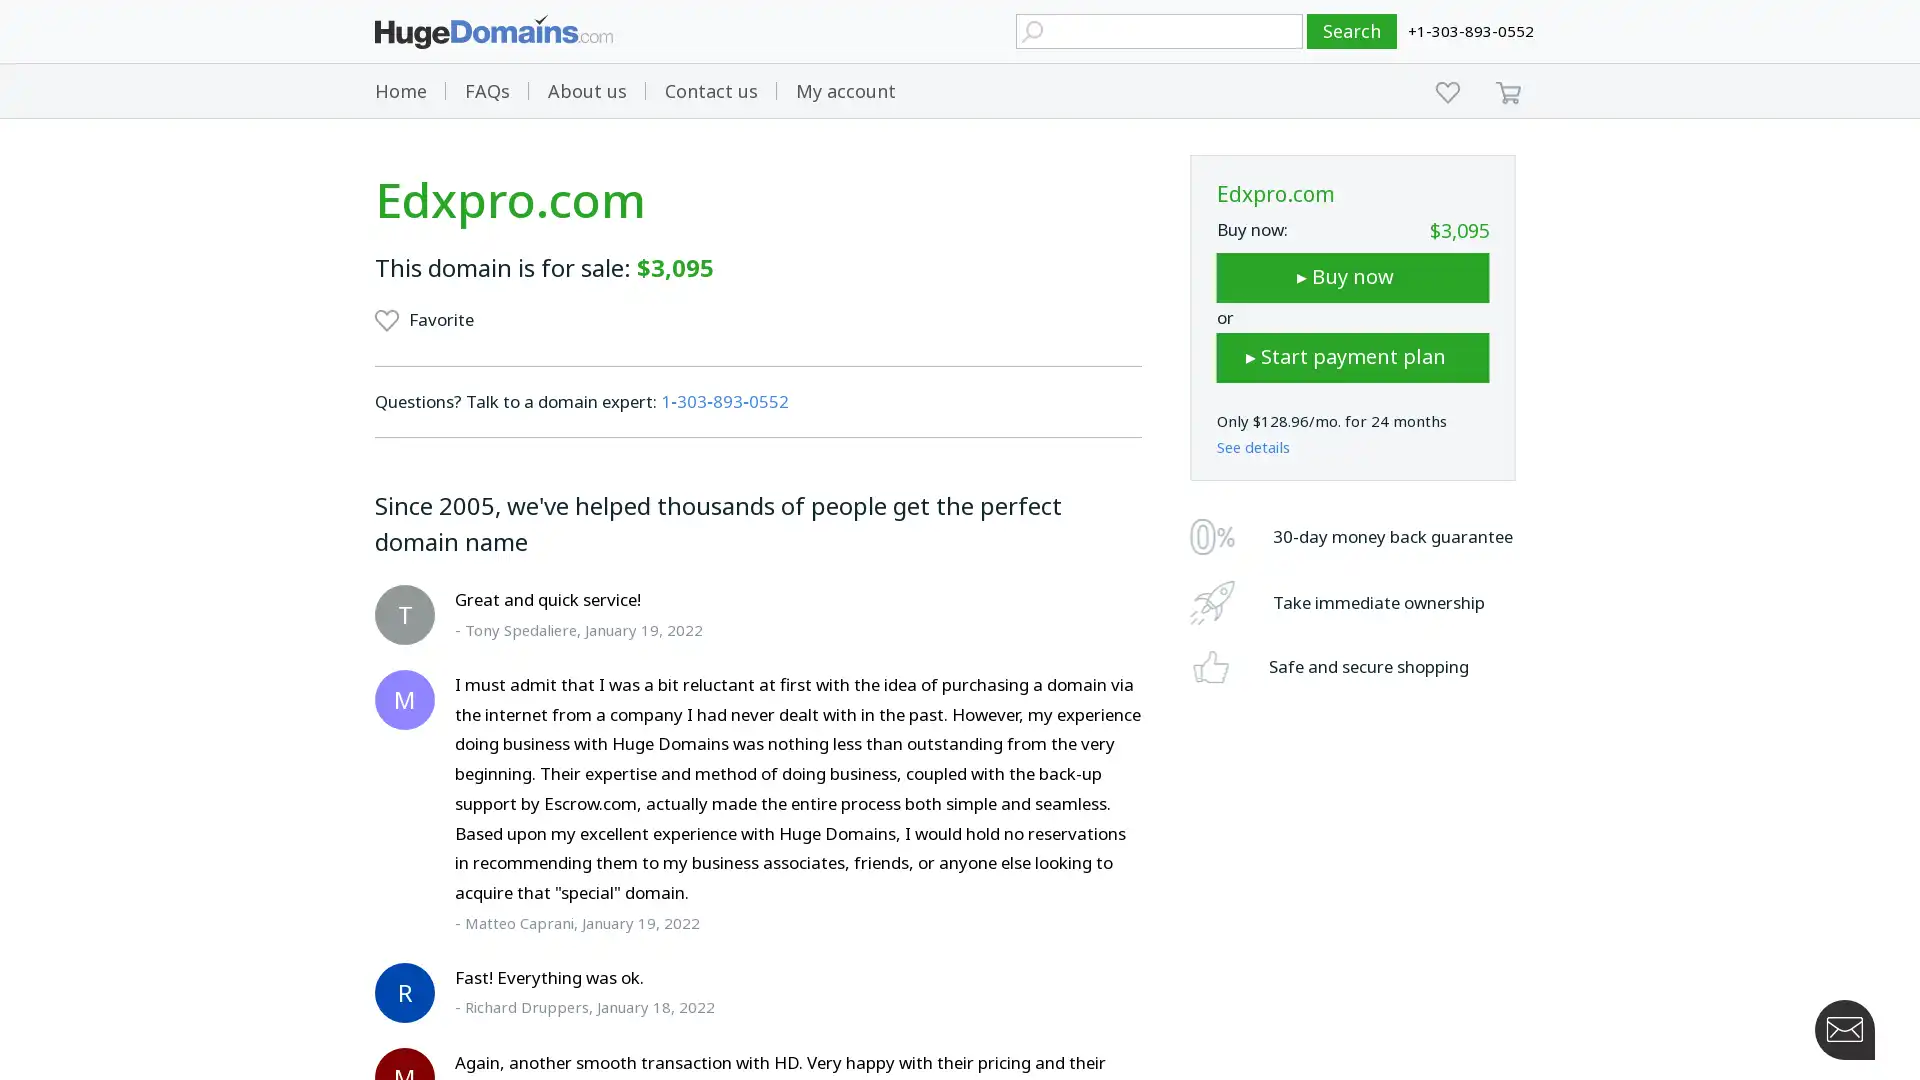 This screenshot has width=1920, height=1080. Describe the element at coordinates (1352, 31) in the screenshot. I see `Search` at that location.